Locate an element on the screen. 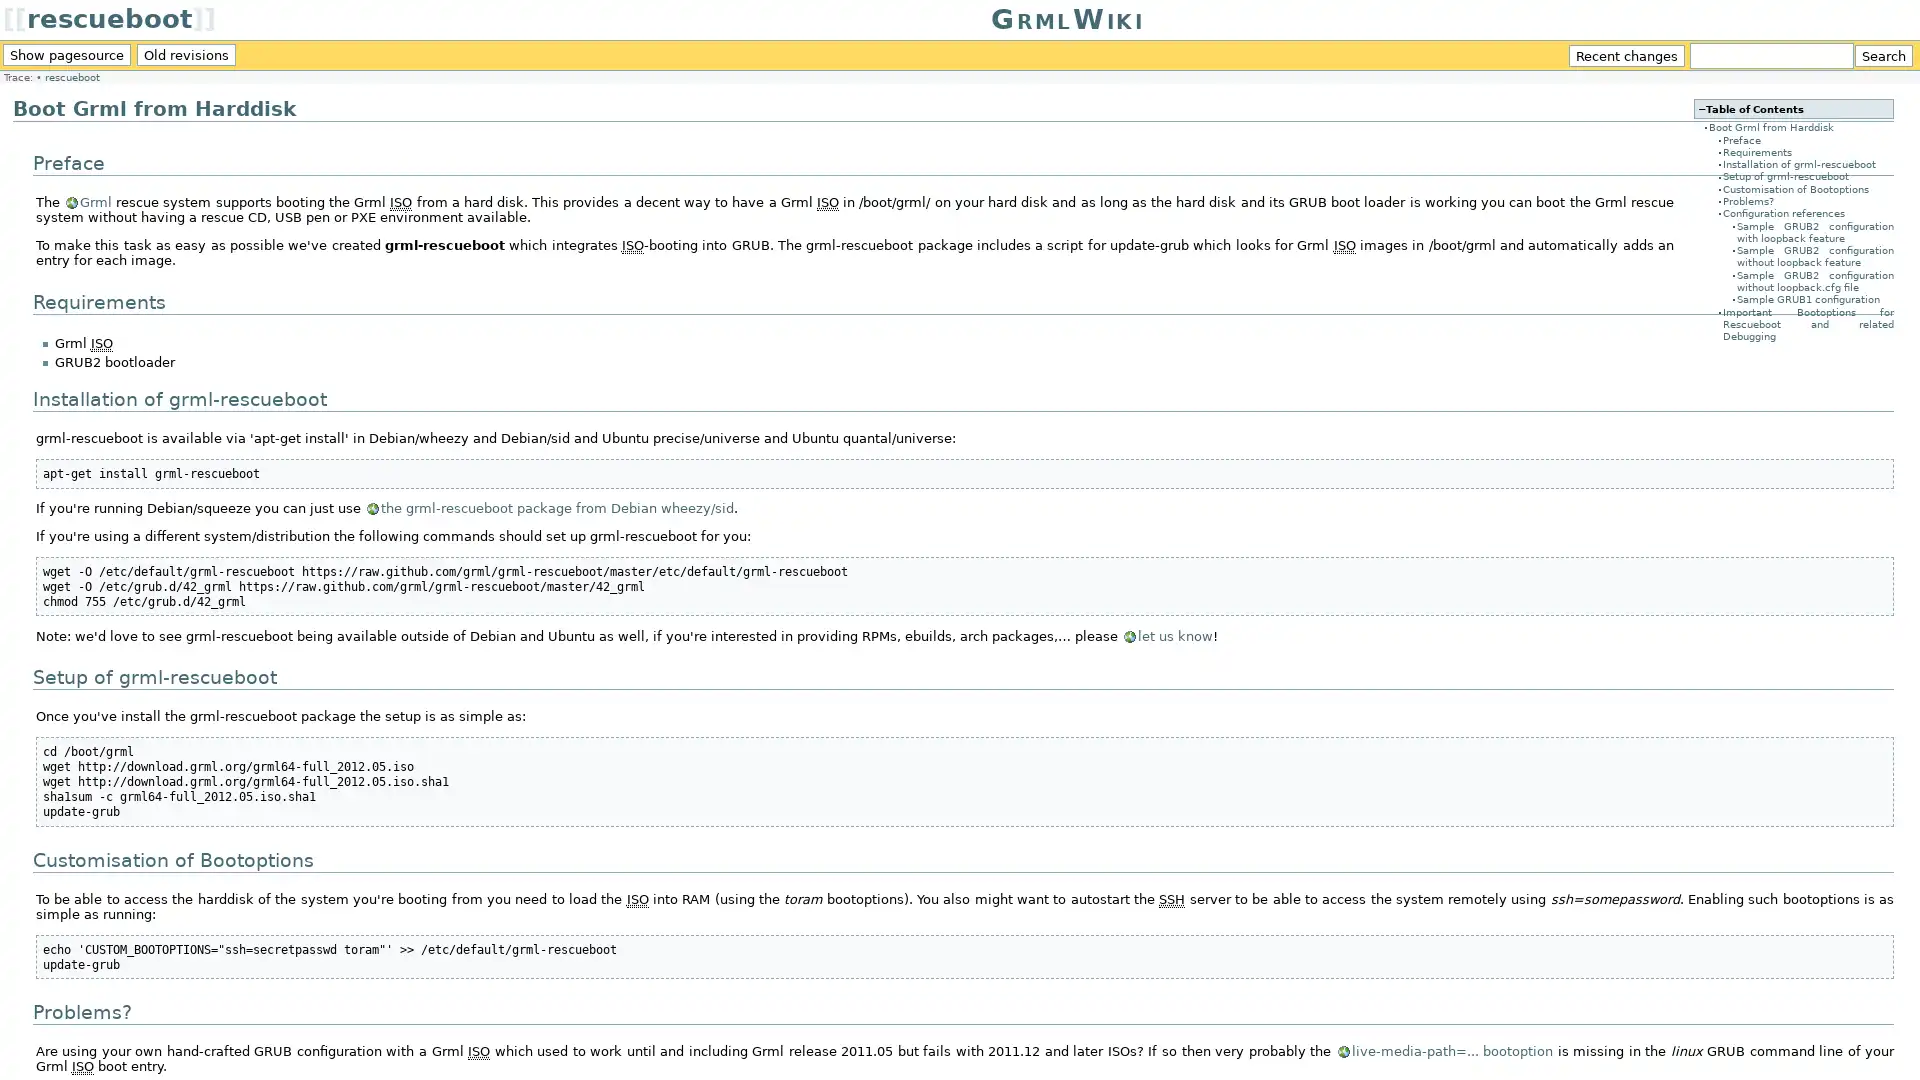  Show pagesource is located at coordinates (67, 53).